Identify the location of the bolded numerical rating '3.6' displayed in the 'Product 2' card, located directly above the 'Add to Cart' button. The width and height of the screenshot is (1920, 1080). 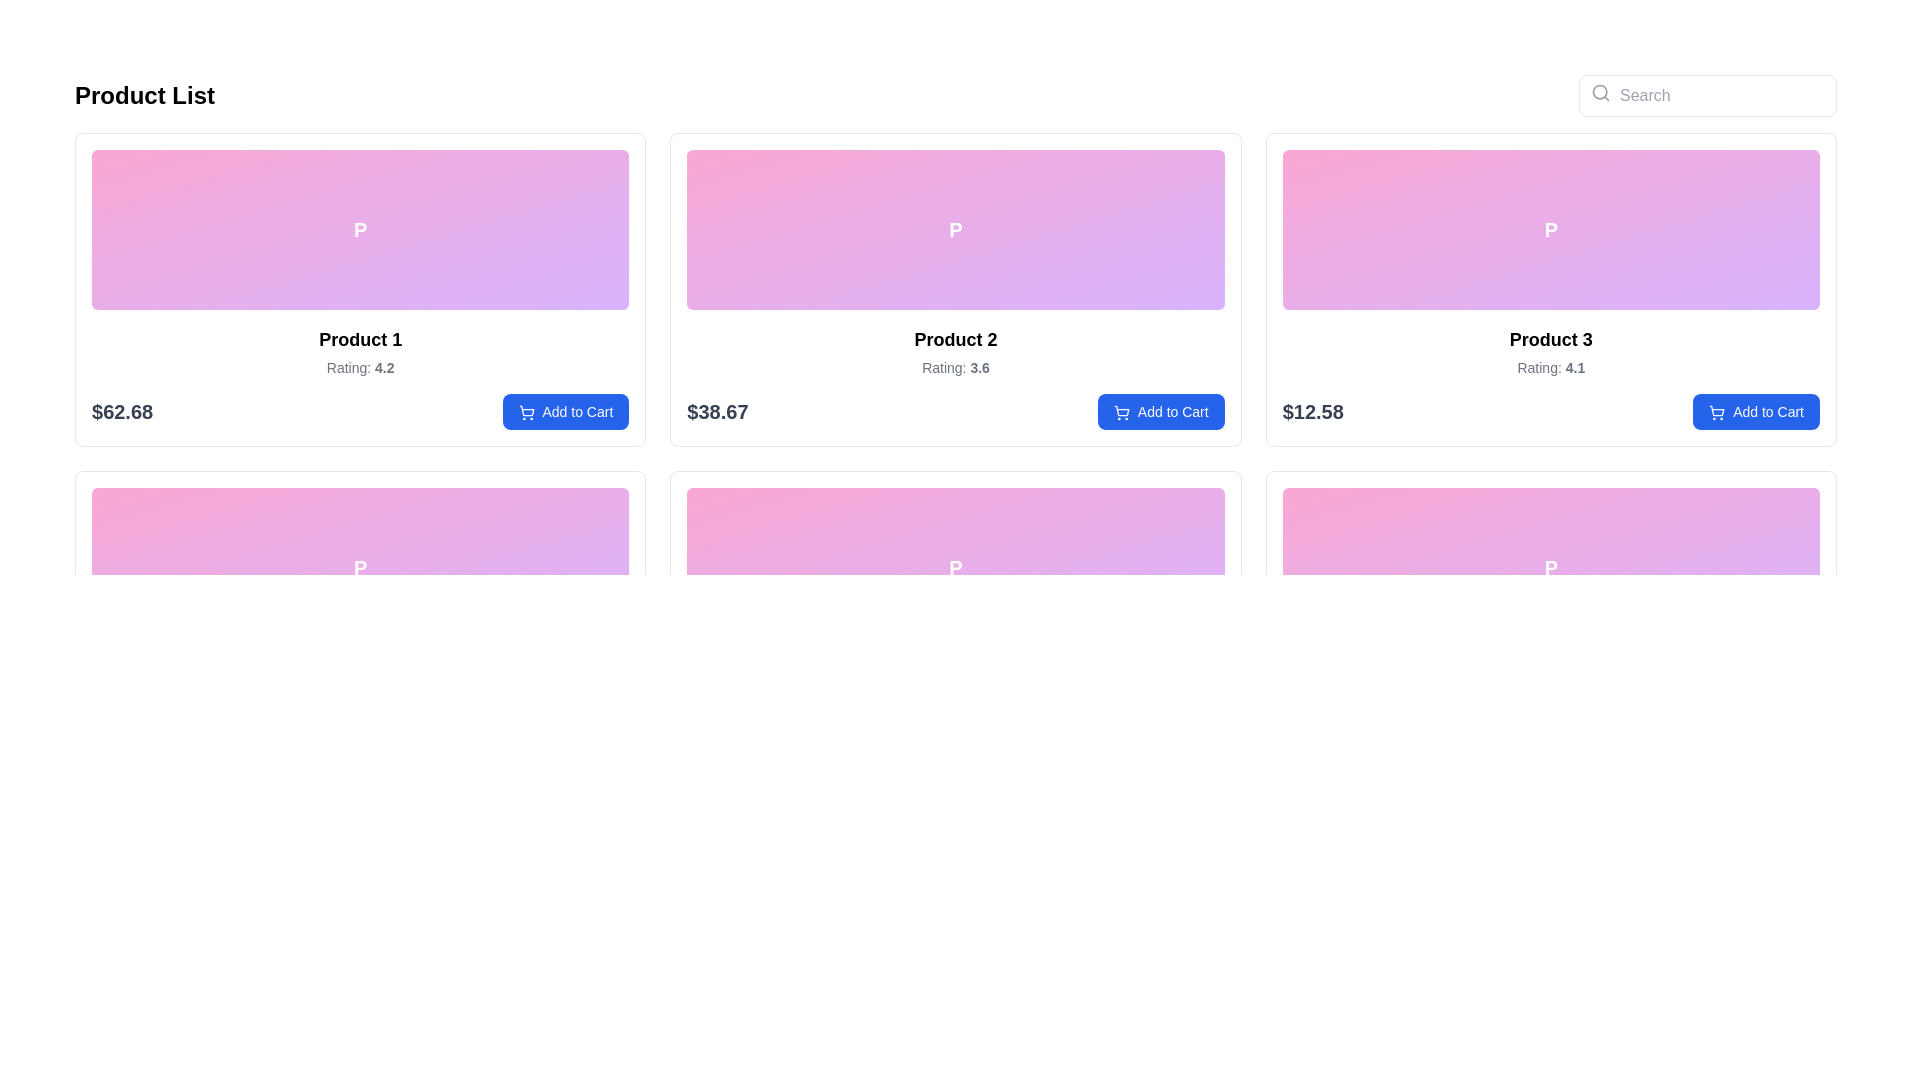
(980, 367).